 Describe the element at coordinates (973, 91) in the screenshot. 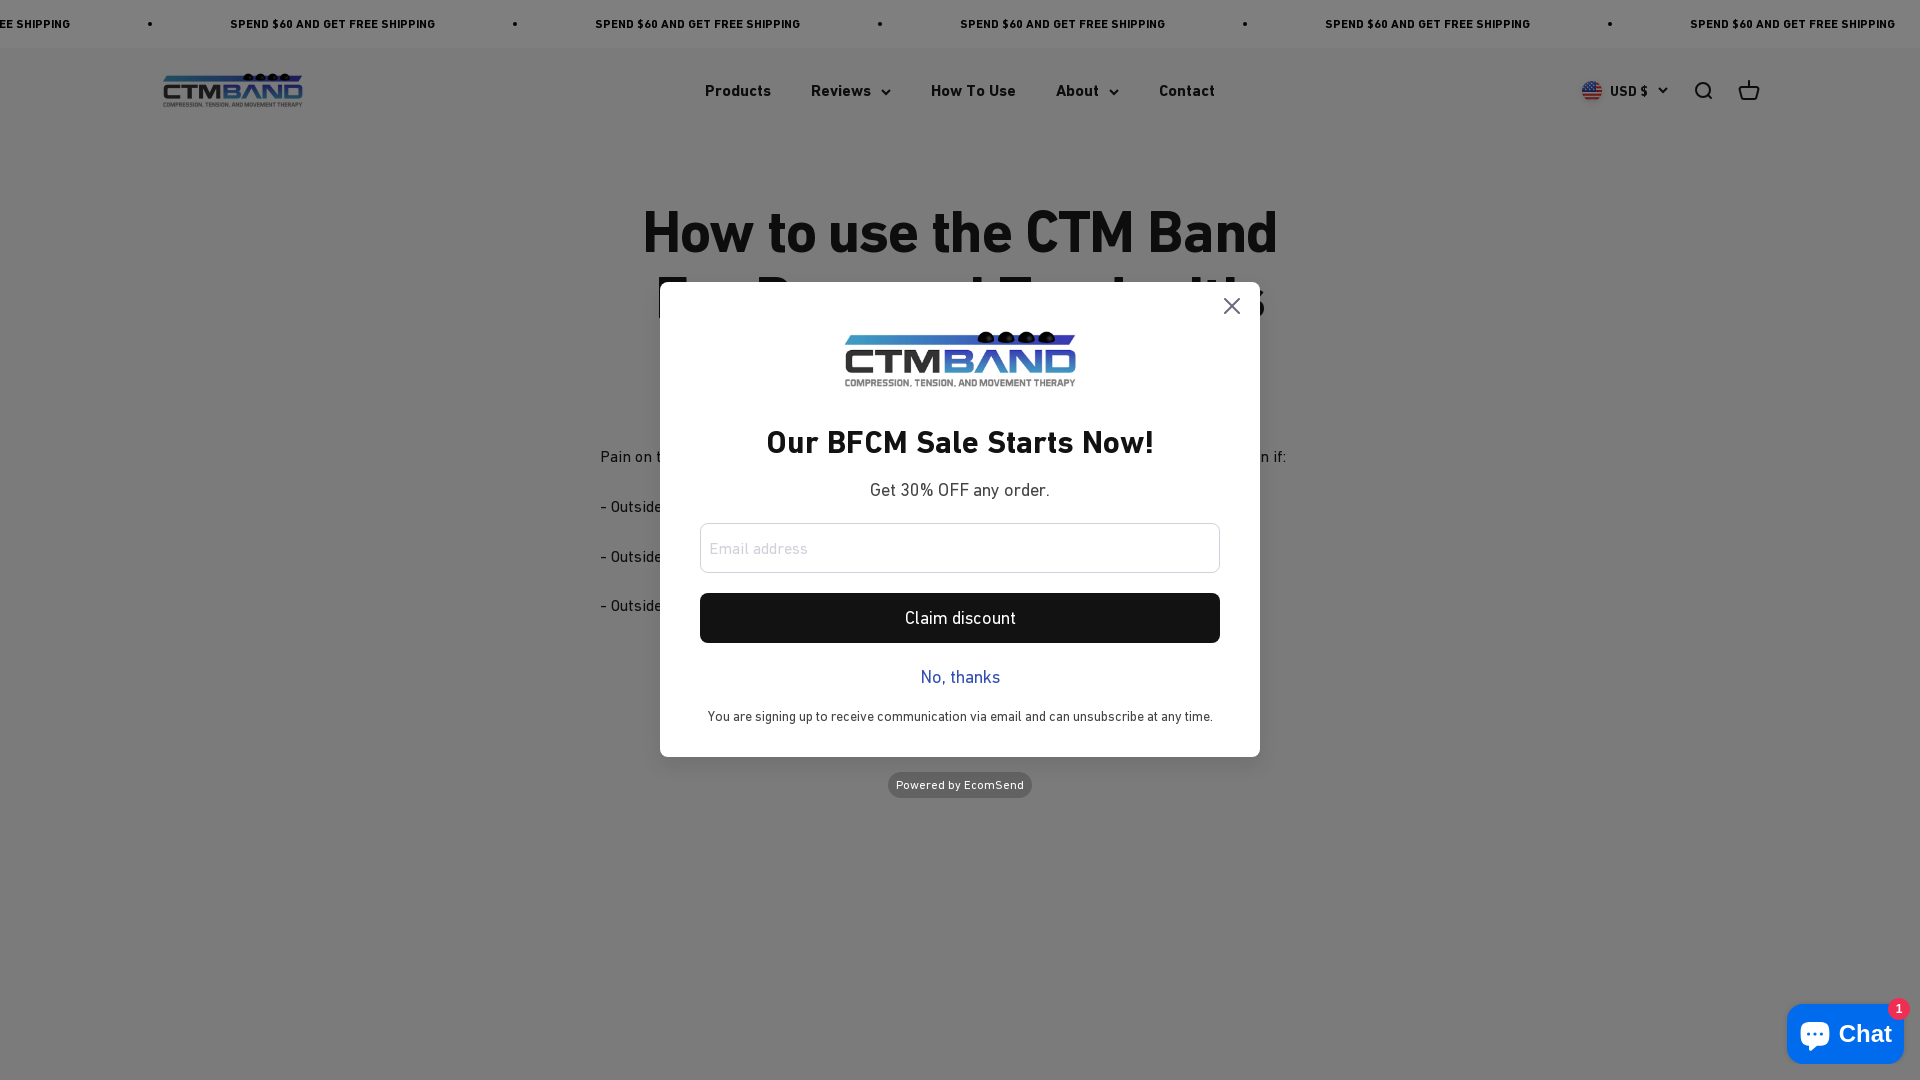

I see `'How To Use'` at that location.